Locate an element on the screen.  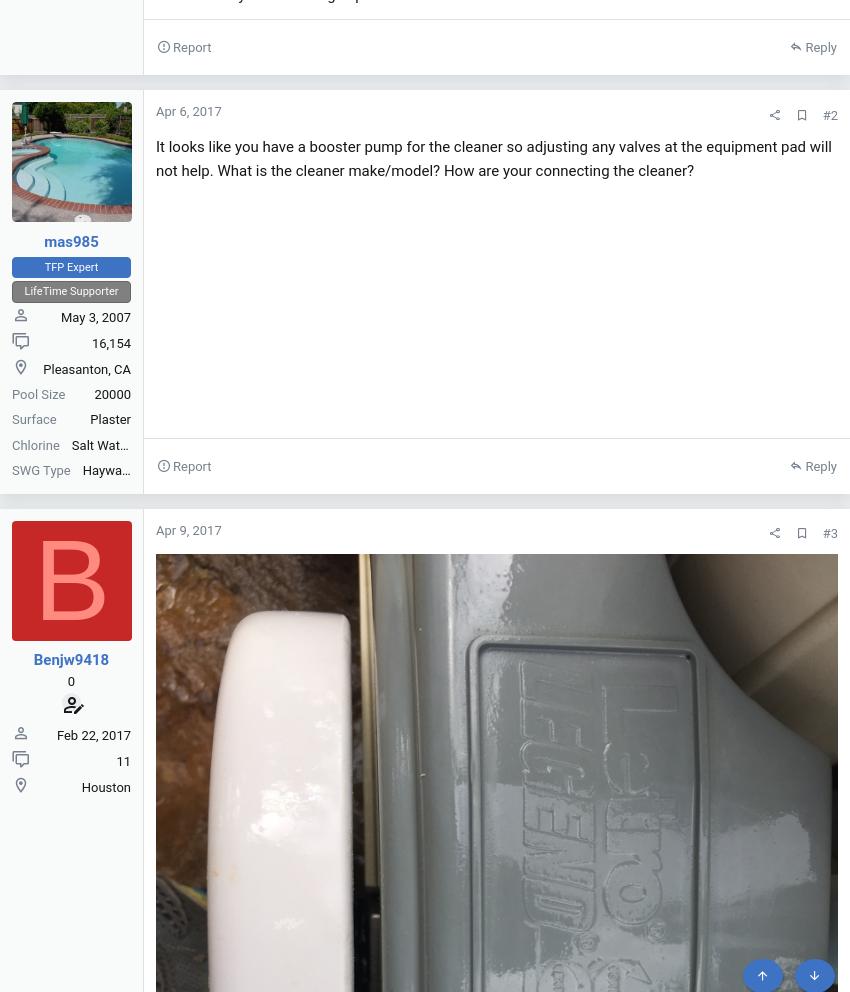
'Surface' is located at coordinates (33, 418).